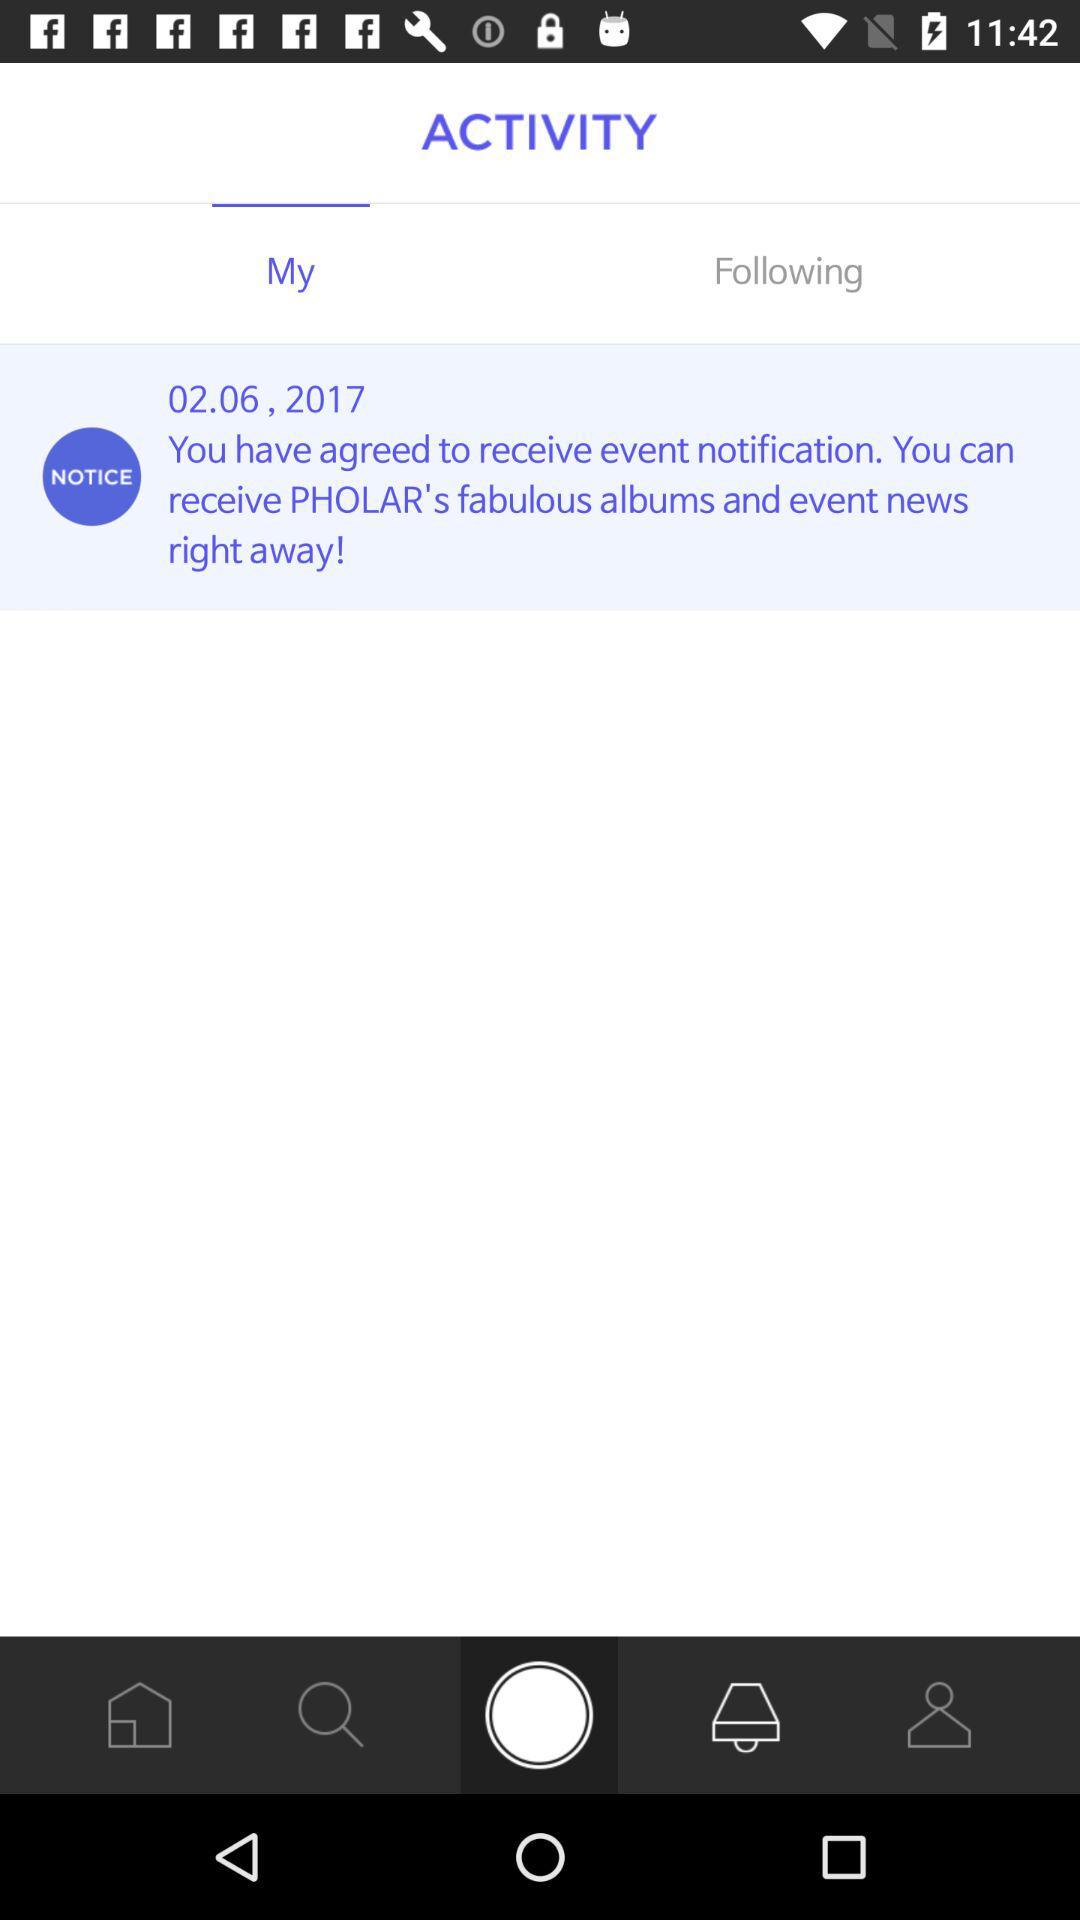 This screenshot has width=1080, height=1920. I want to click on the home icon, so click(138, 1713).